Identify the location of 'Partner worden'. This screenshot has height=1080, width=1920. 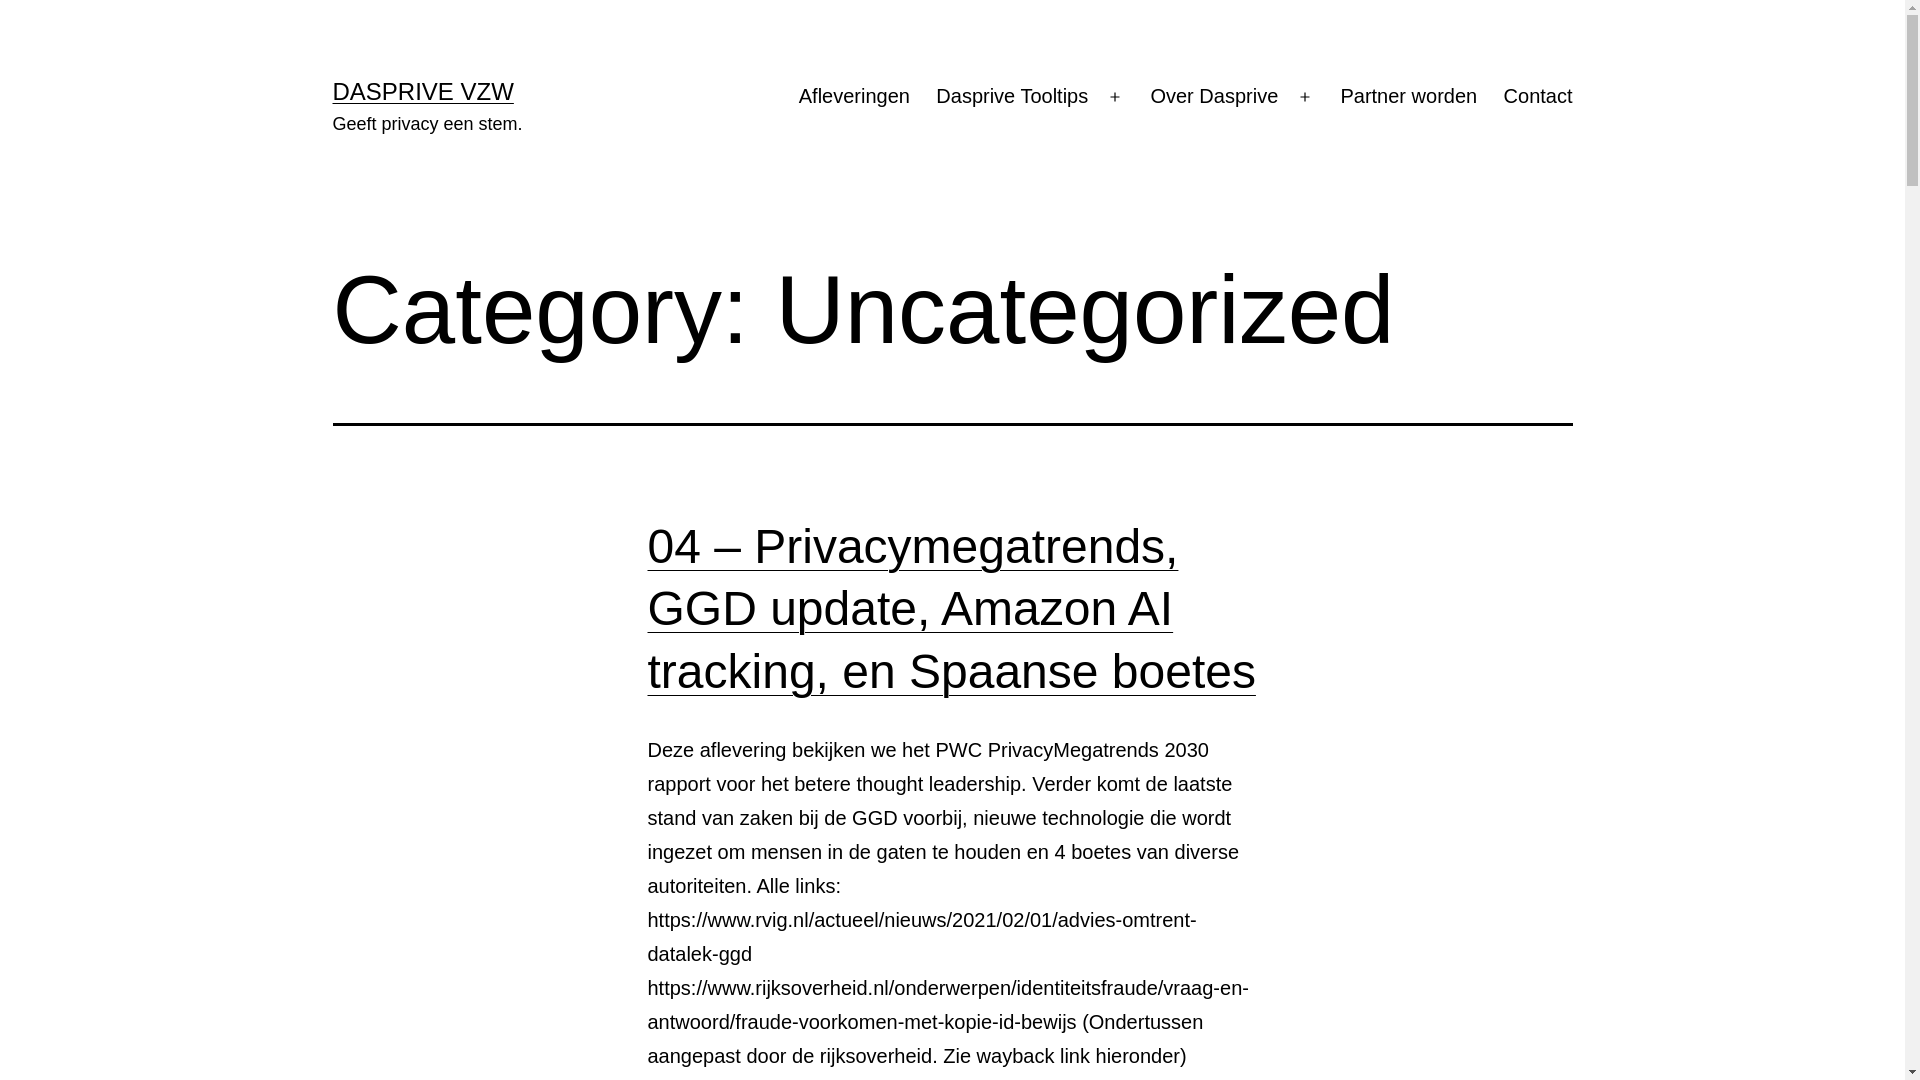
(1407, 96).